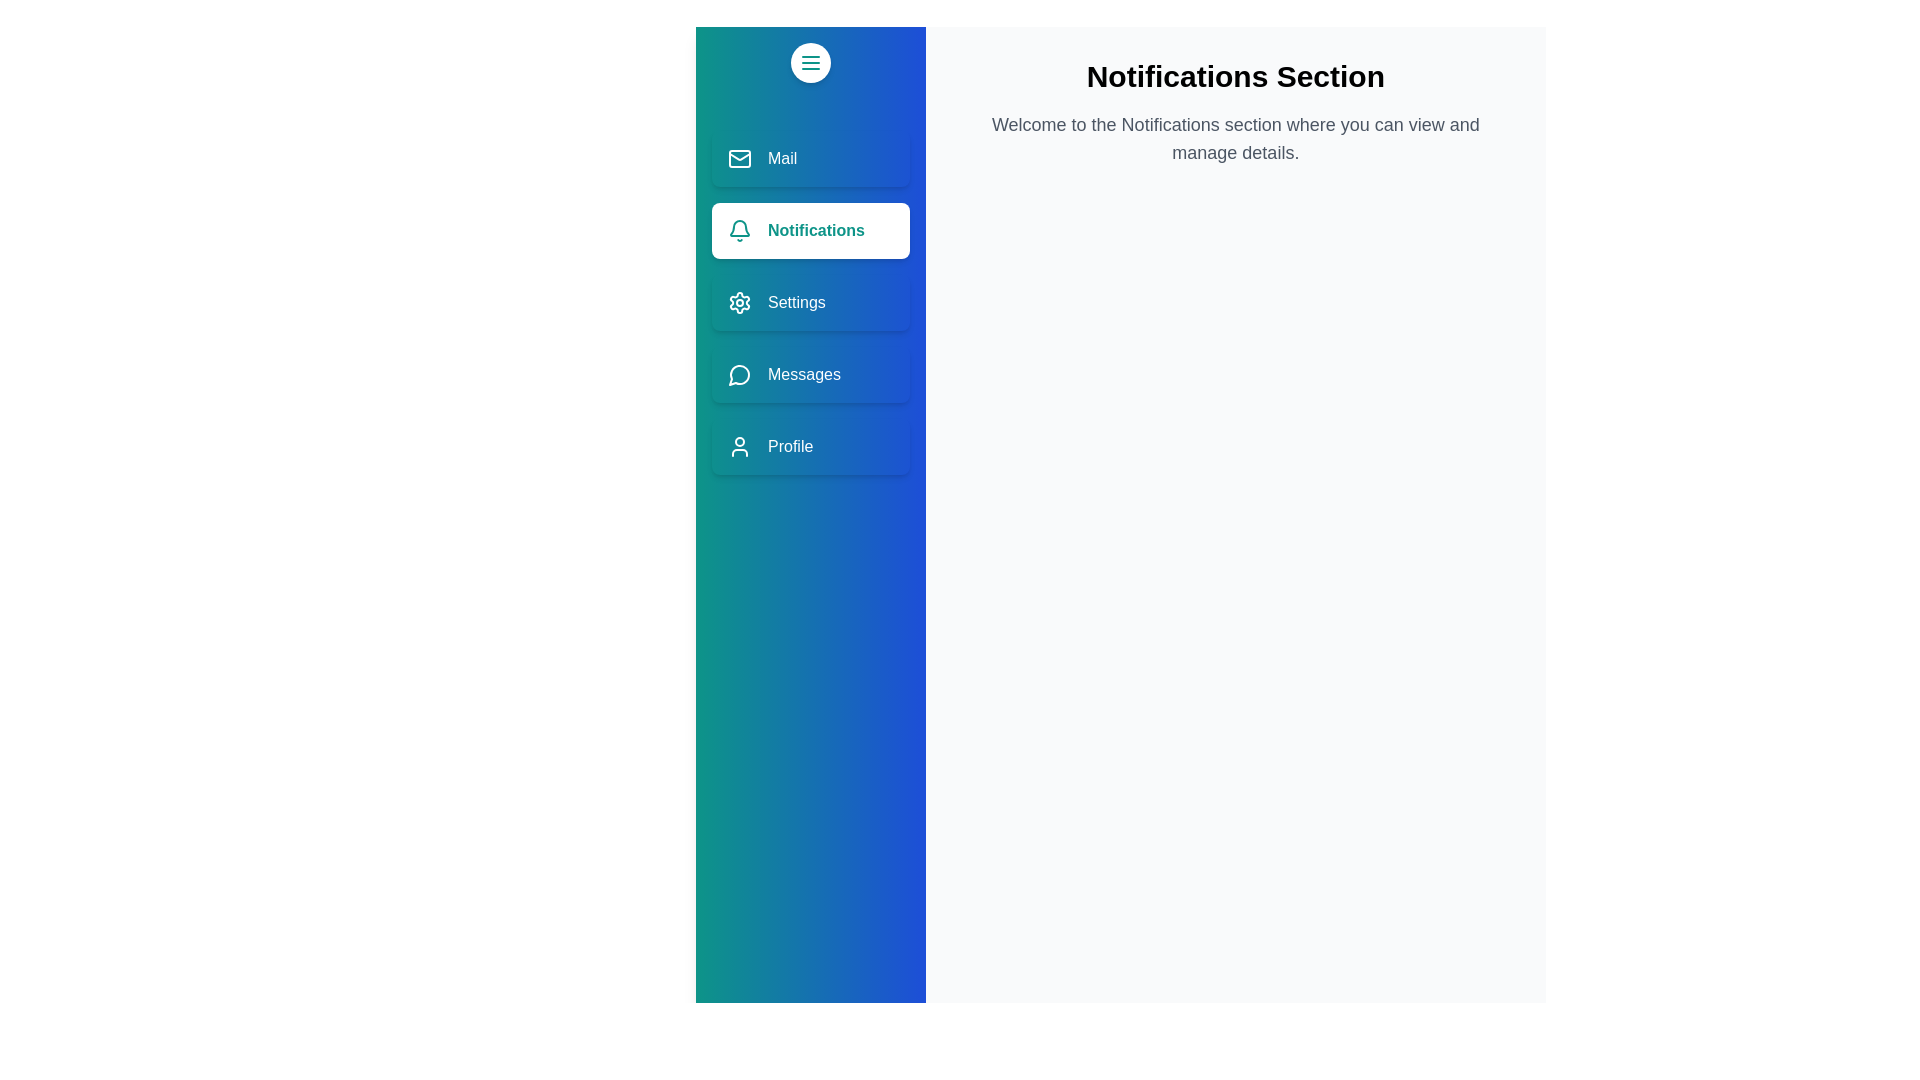 Image resolution: width=1920 pixels, height=1080 pixels. Describe the element at coordinates (810, 230) in the screenshot. I see `the section Notifications from the sidebar` at that location.